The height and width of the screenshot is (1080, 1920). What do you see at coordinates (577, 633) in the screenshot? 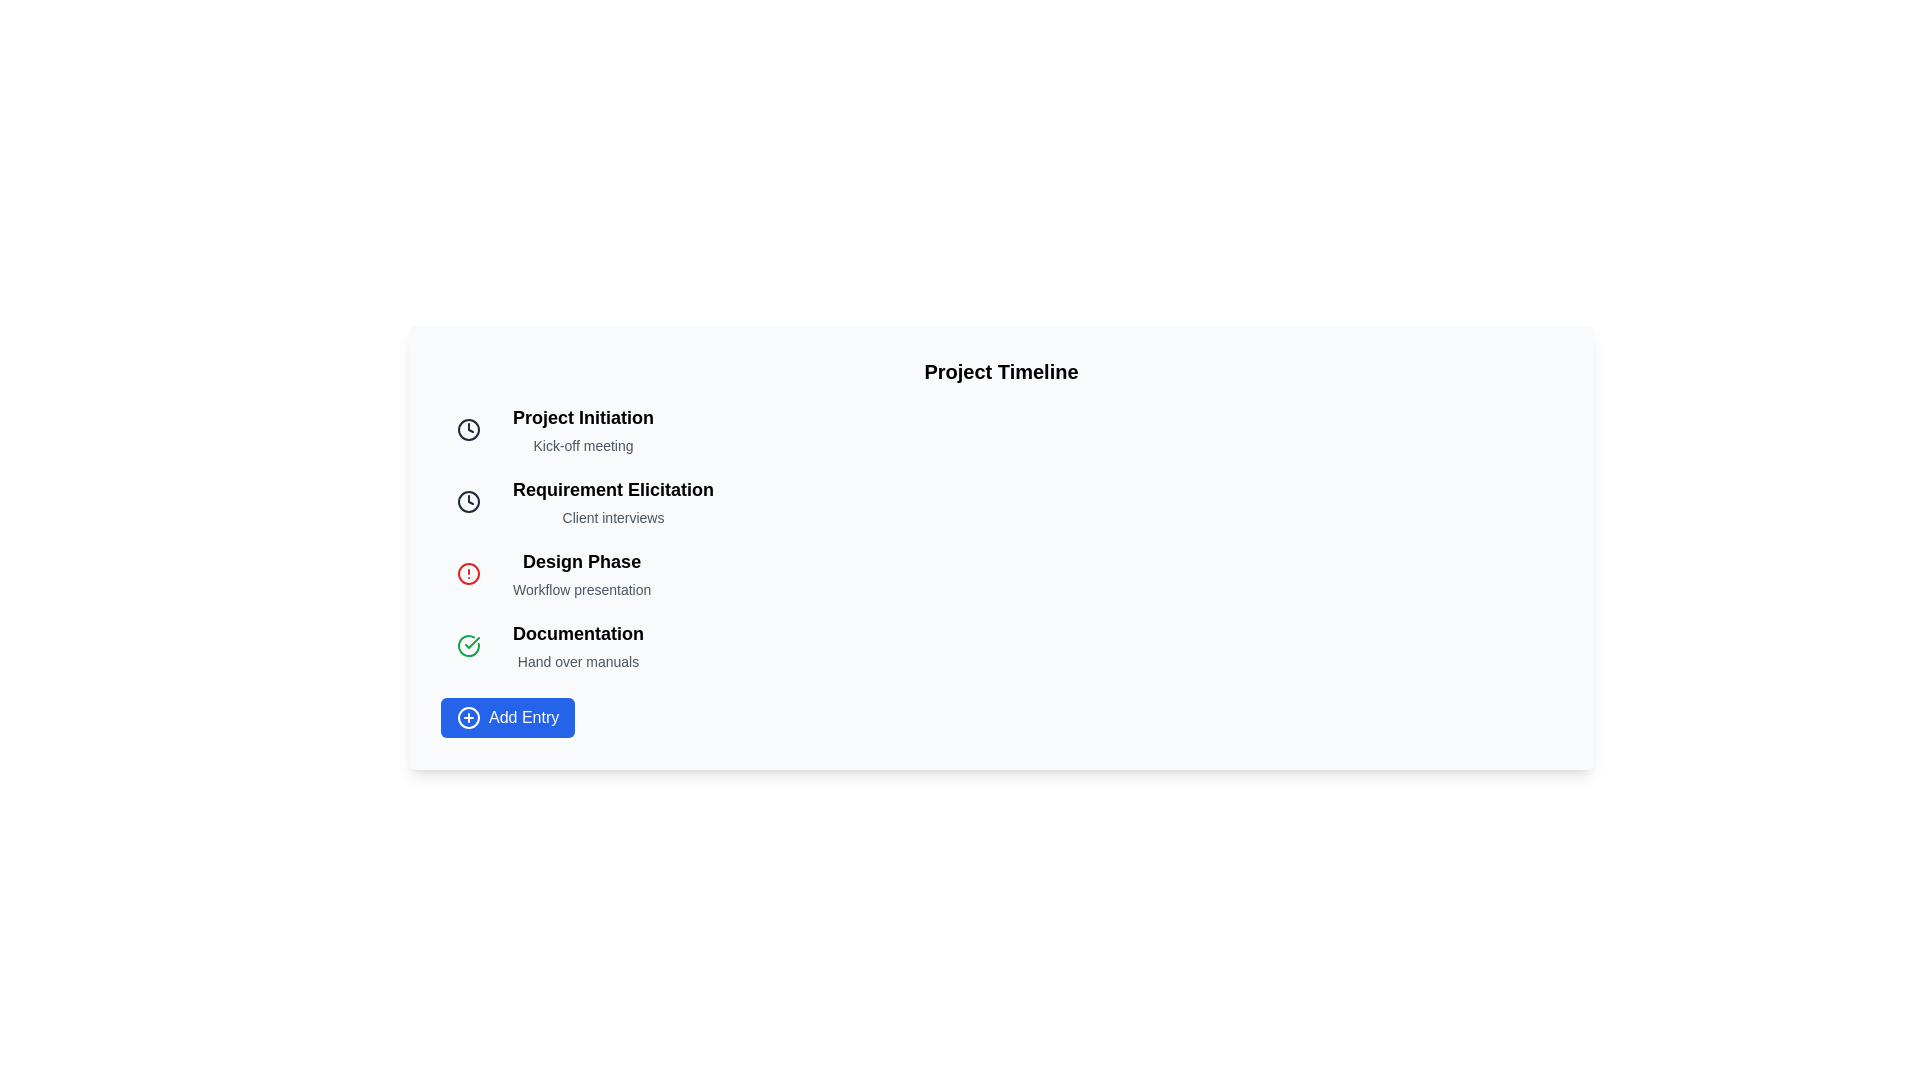
I see `the 'Documentation' heading text label located near the bottom of the vertical timeline interface` at bounding box center [577, 633].